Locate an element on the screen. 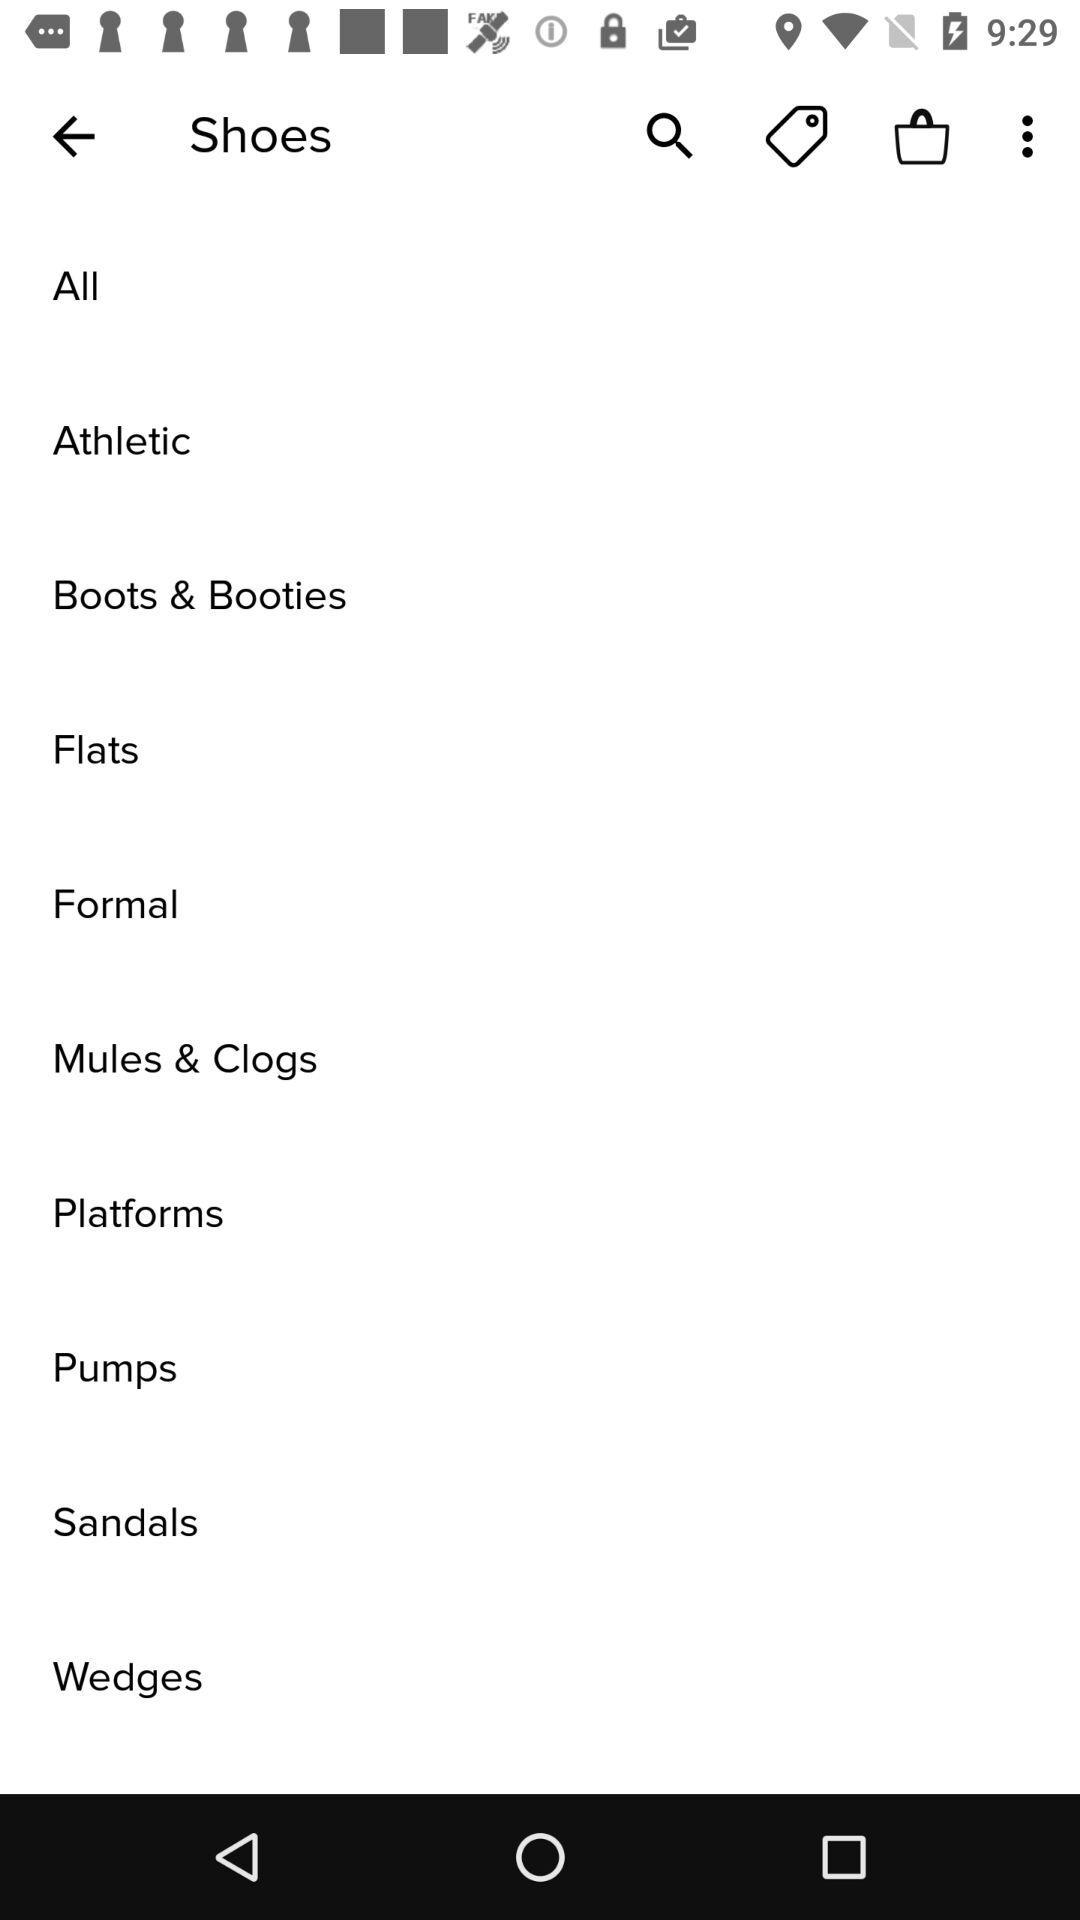 The width and height of the screenshot is (1080, 1920). the icon to the right of the shoes icon is located at coordinates (670, 135).